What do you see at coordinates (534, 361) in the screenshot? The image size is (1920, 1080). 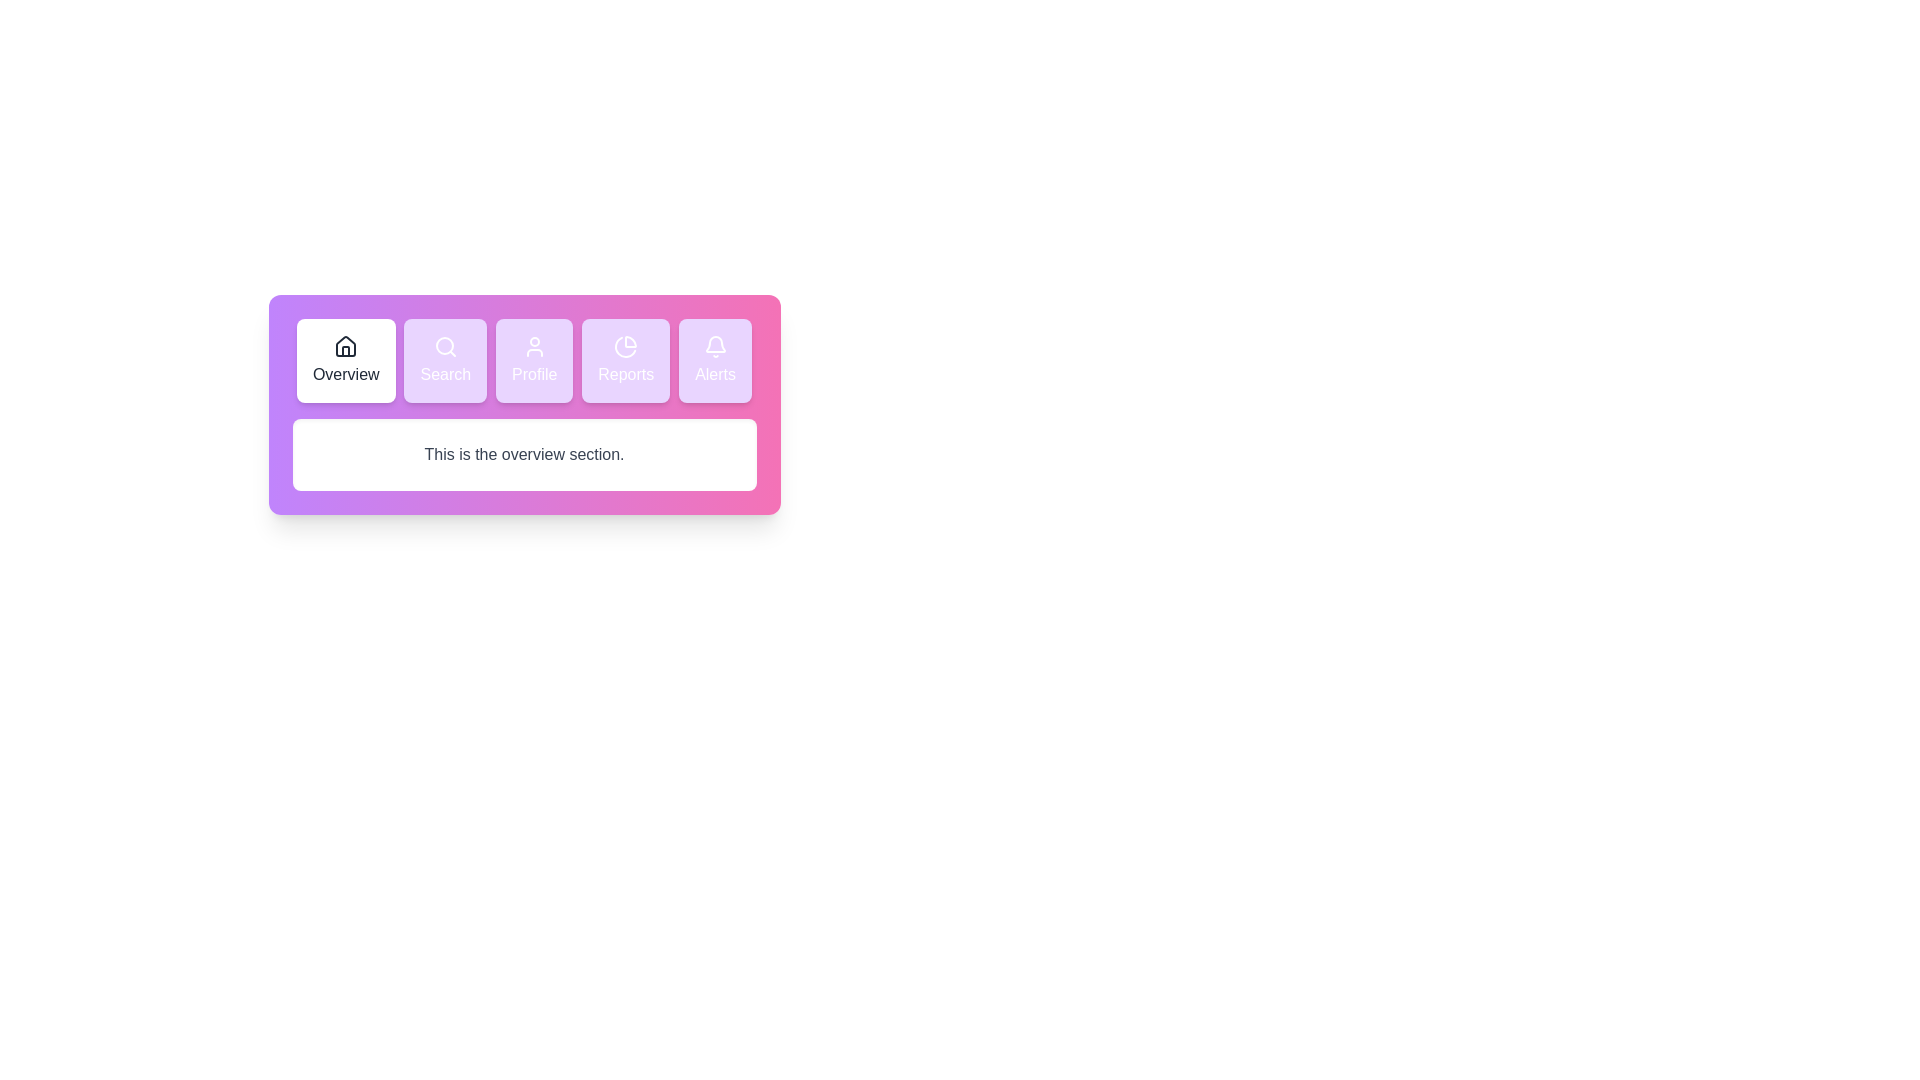 I see `the user's profile or account settings button` at bounding box center [534, 361].